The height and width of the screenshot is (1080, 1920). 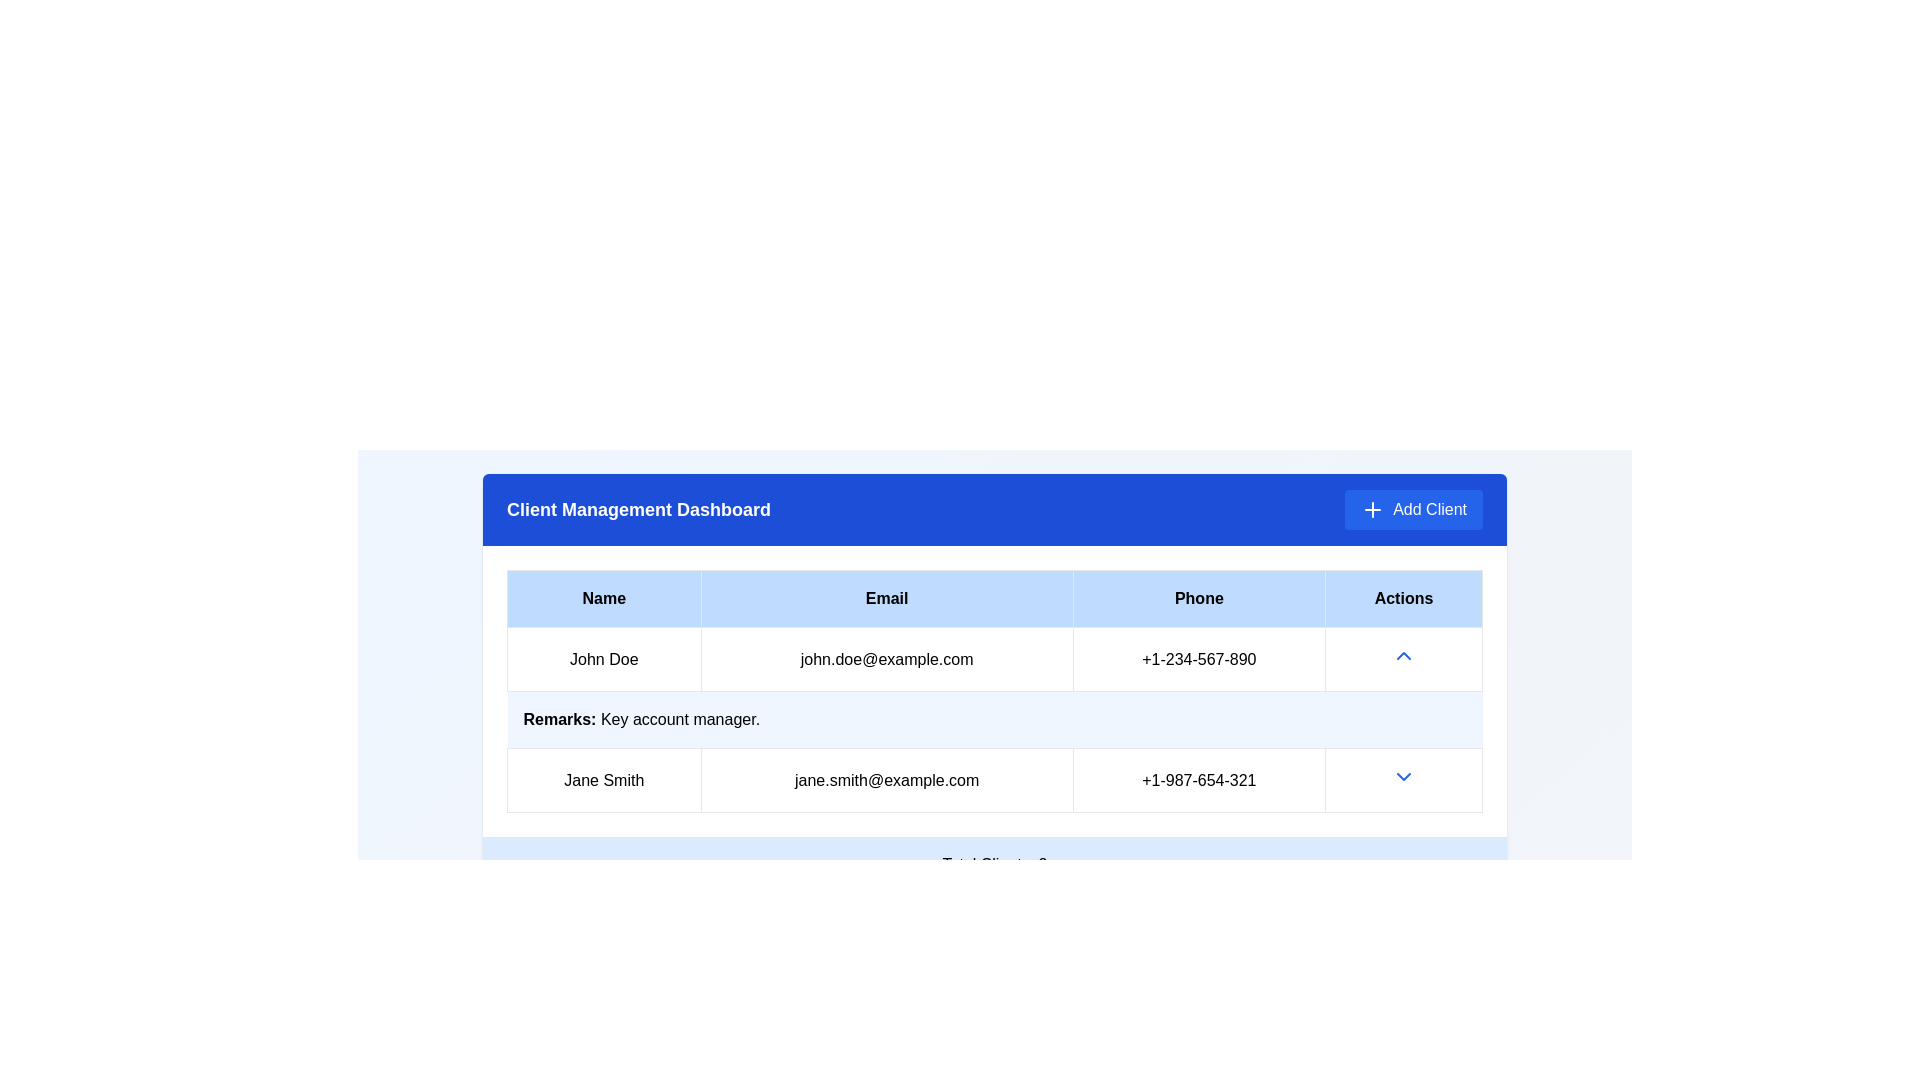 What do you see at coordinates (1402, 655) in the screenshot?
I see `the upward-pointing blue chevron icon located in the 'Actions' column of the table row for 'Jane Smith'` at bounding box center [1402, 655].